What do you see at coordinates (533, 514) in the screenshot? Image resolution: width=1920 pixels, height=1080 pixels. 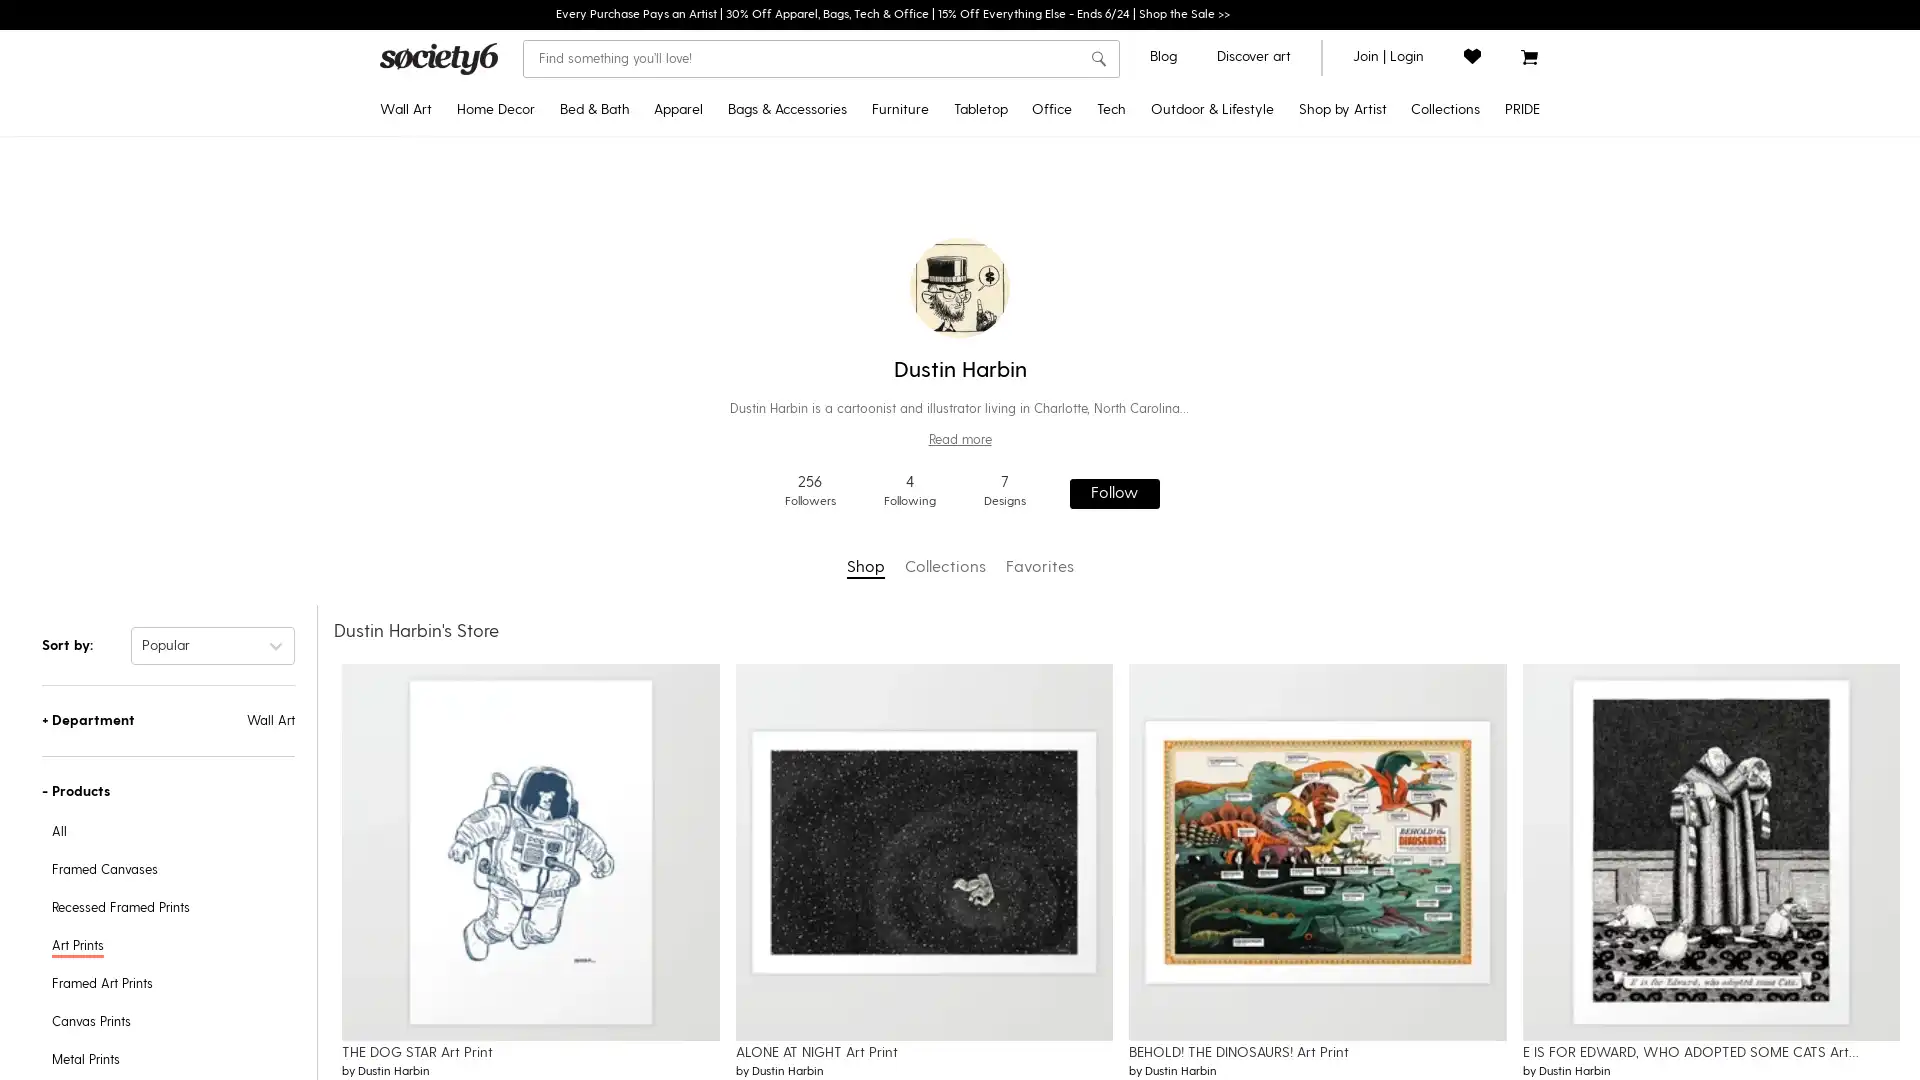 I see `Wall Murals` at bounding box center [533, 514].